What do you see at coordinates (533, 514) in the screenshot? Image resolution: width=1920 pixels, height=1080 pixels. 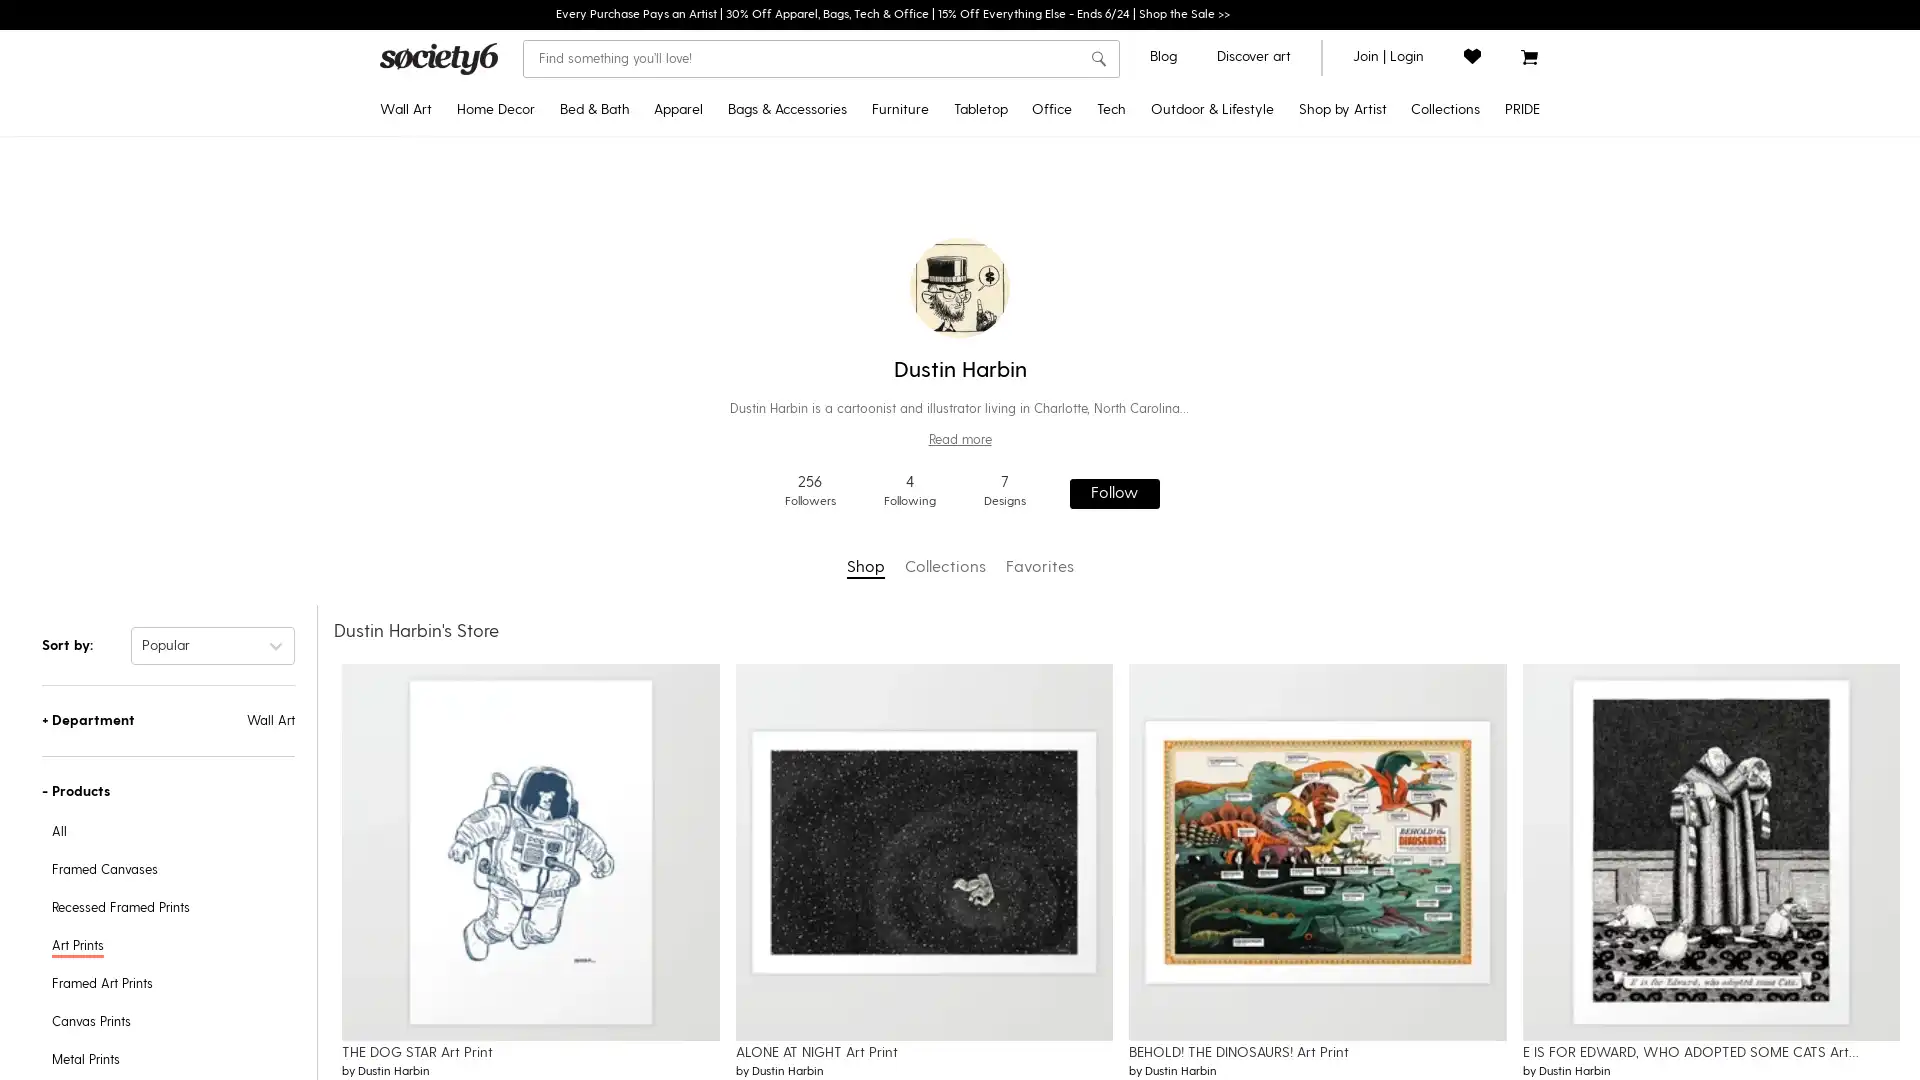 I see `Wall Murals` at bounding box center [533, 514].